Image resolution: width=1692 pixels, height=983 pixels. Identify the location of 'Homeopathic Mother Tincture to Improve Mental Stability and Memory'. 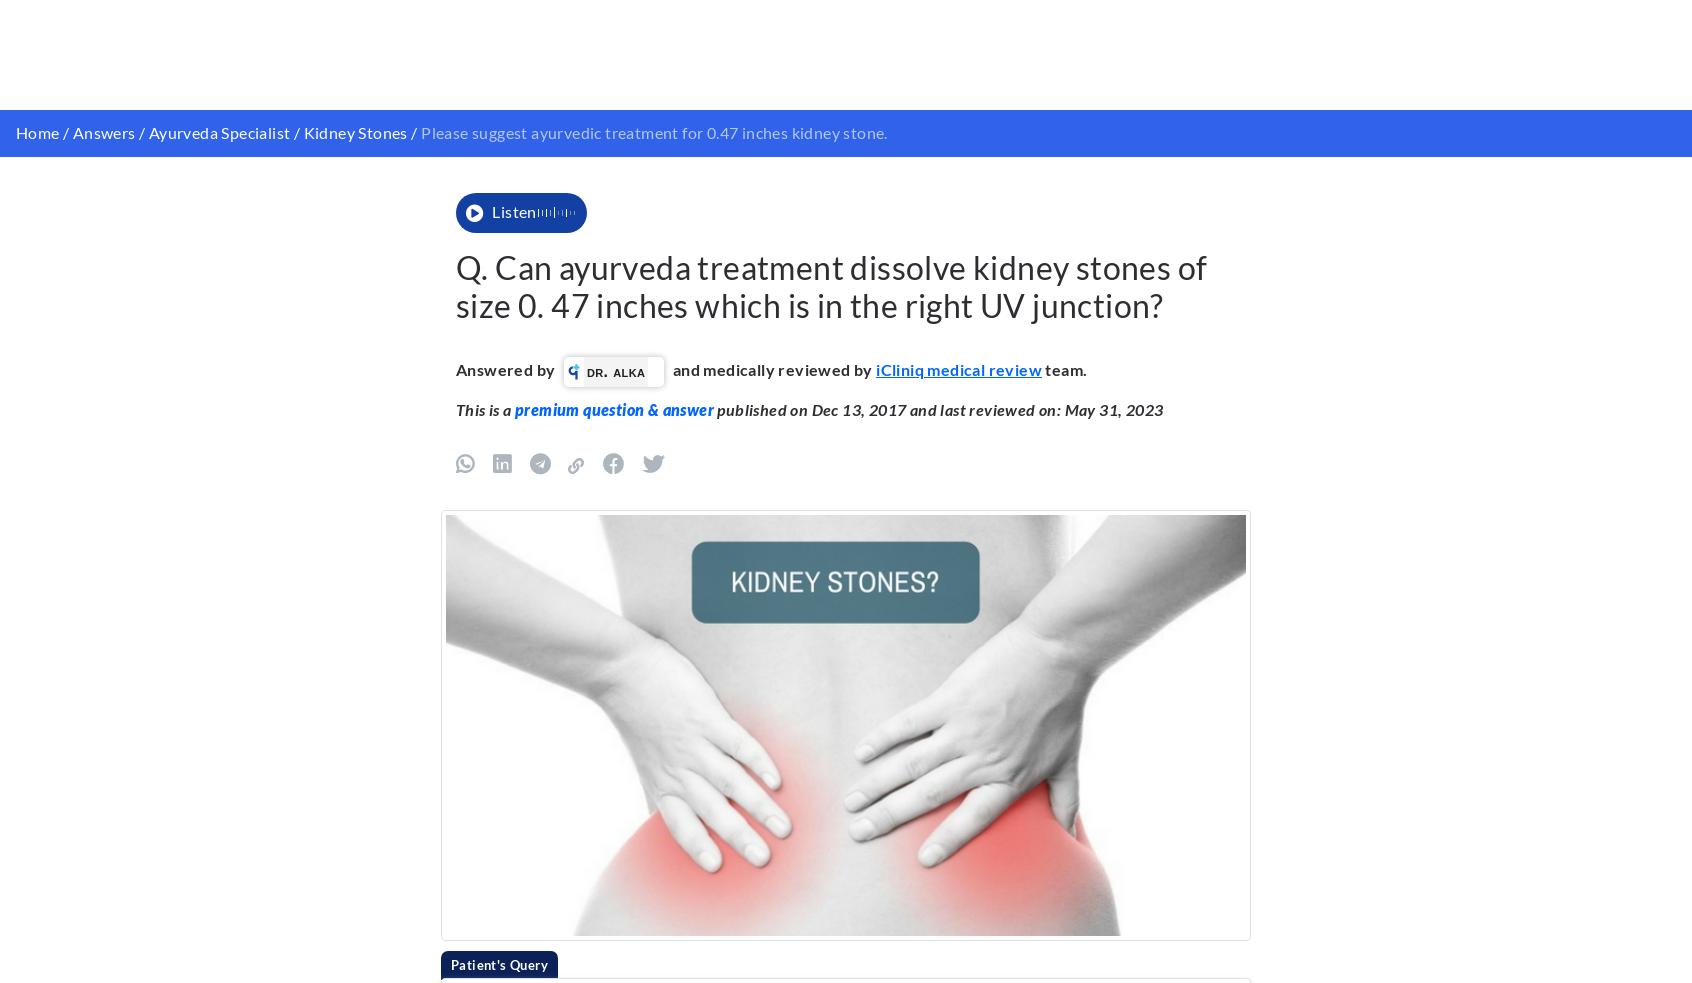
(728, 385).